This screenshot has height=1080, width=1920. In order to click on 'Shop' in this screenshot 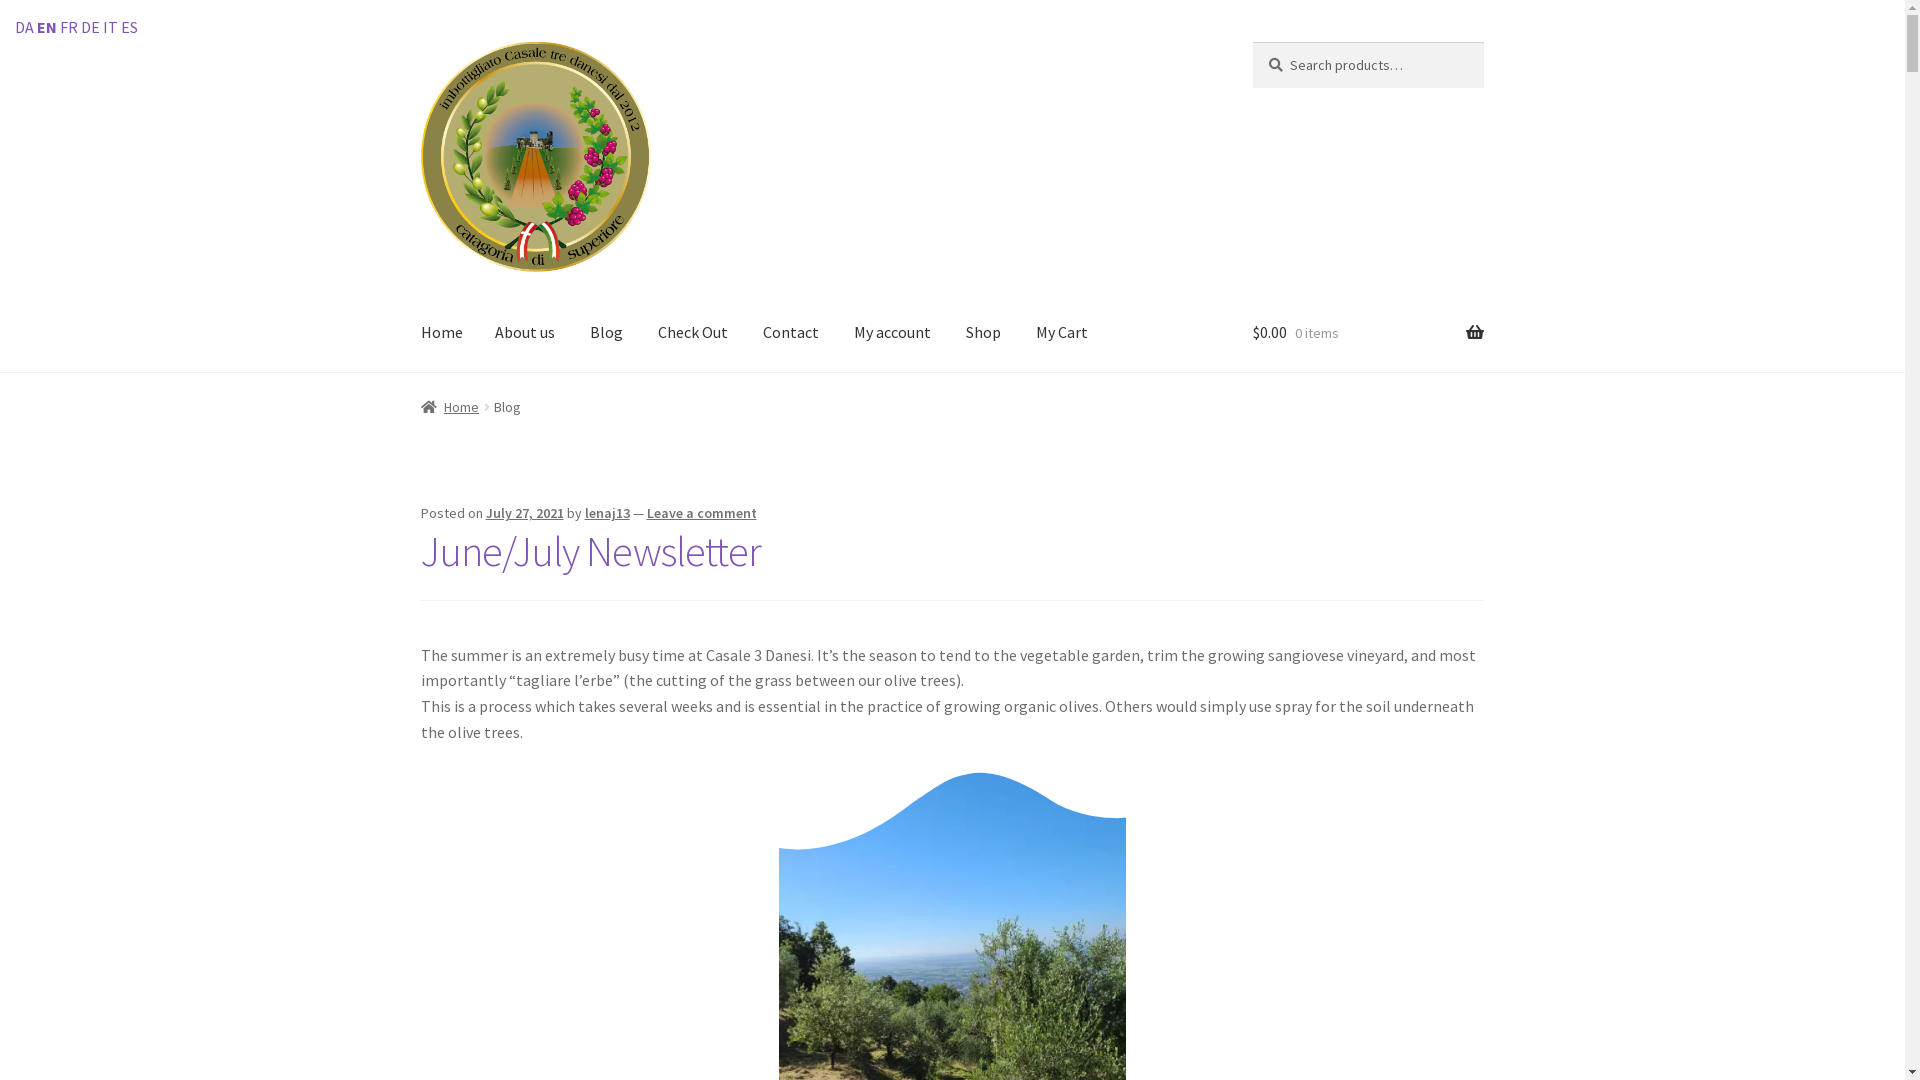, I will do `click(983, 333)`.